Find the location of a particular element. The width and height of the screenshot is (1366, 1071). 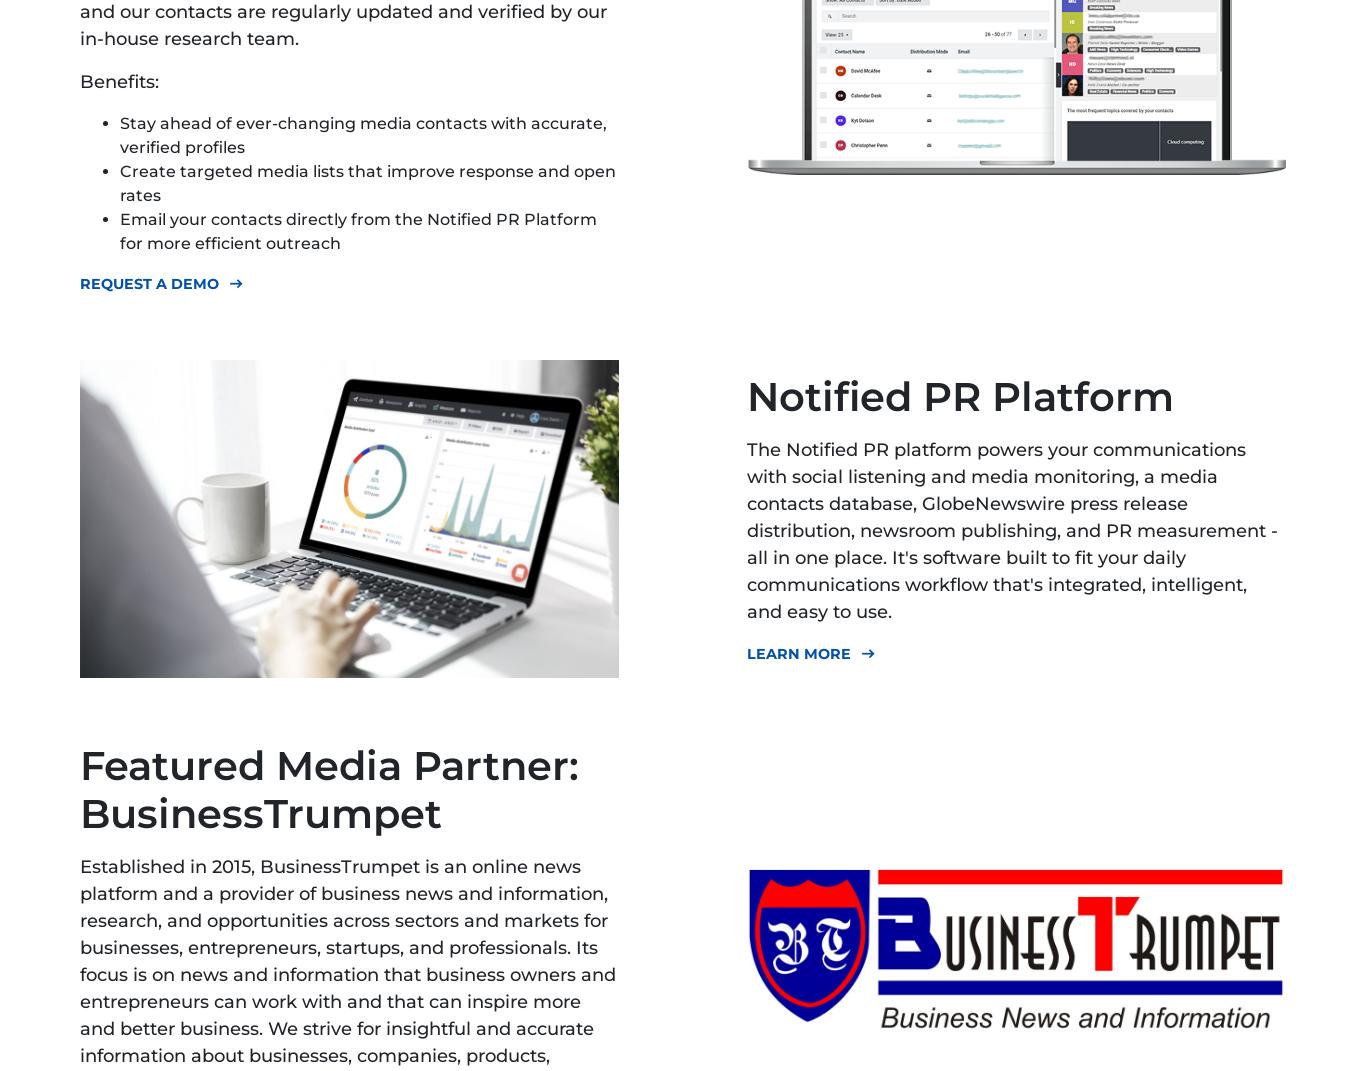

'Request A Demo' is located at coordinates (148, 284).